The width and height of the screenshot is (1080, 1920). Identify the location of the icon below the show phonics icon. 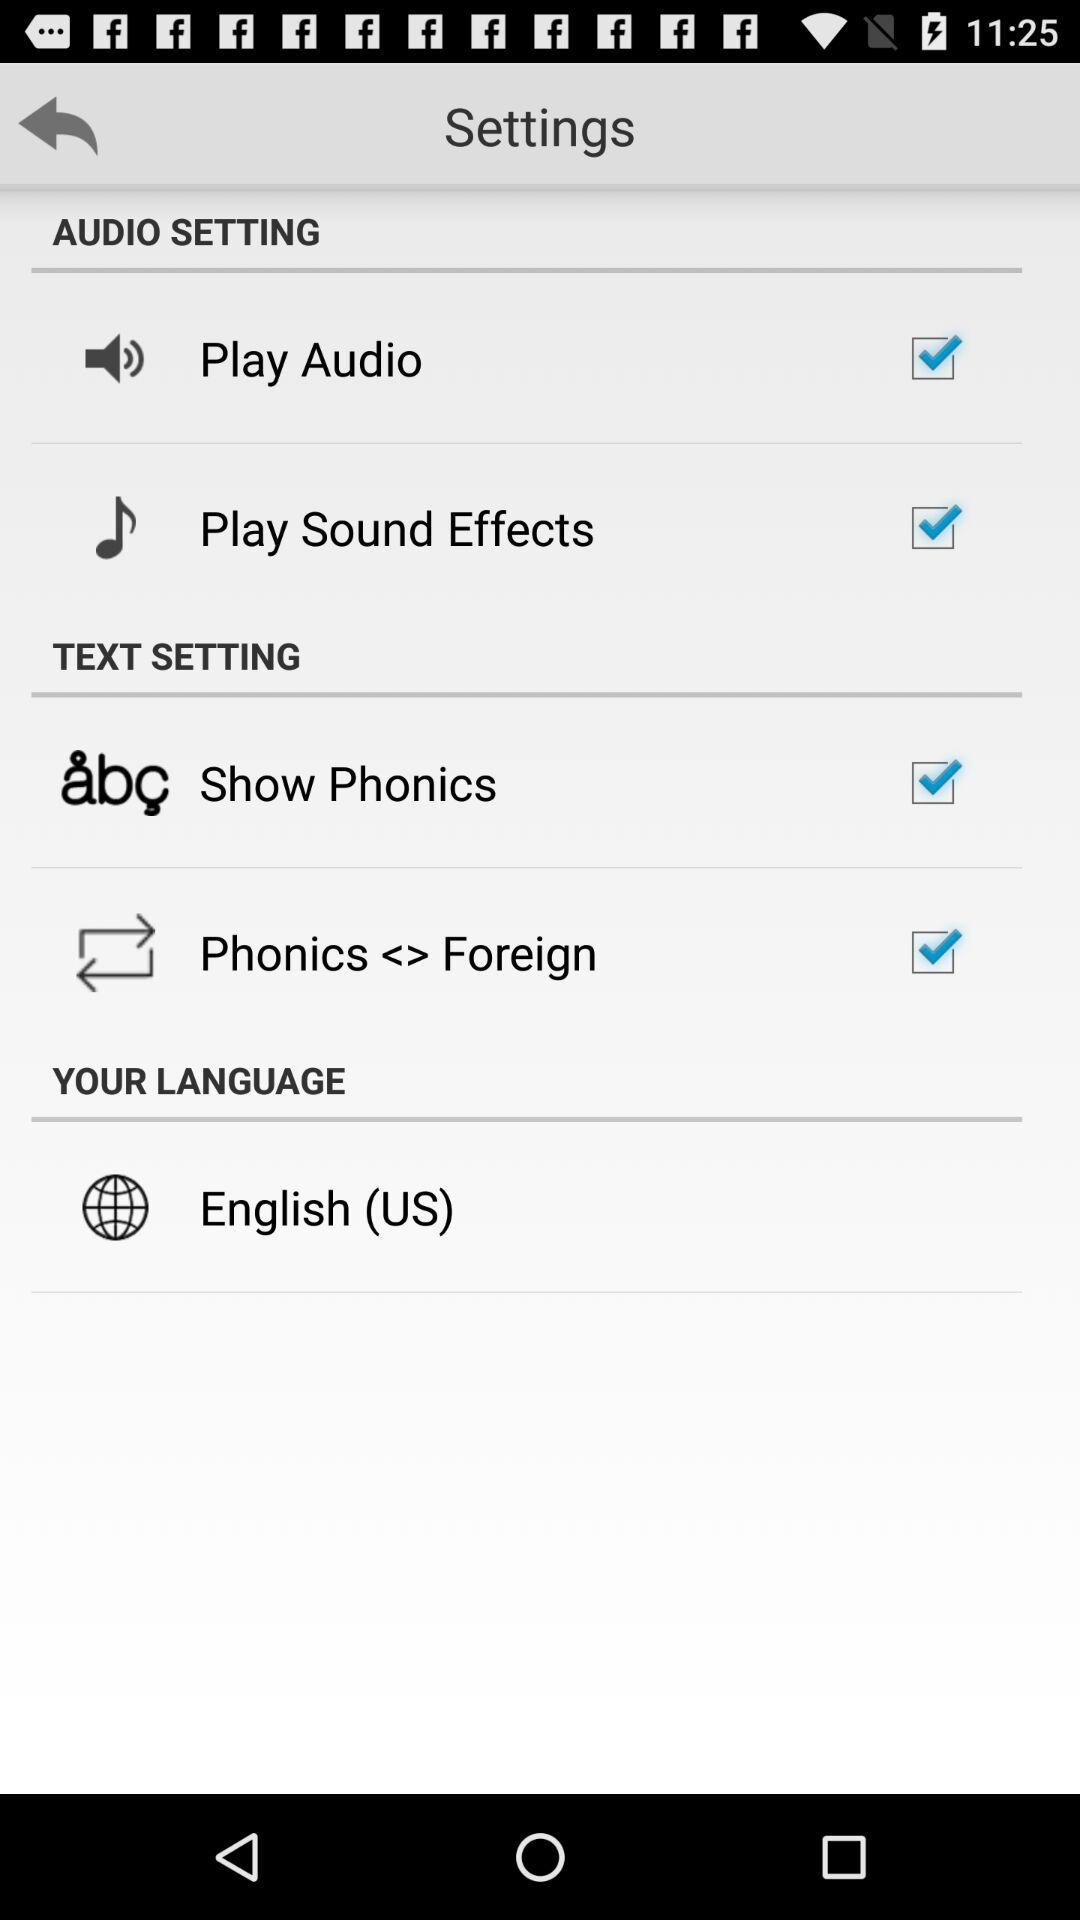
(398, 951).